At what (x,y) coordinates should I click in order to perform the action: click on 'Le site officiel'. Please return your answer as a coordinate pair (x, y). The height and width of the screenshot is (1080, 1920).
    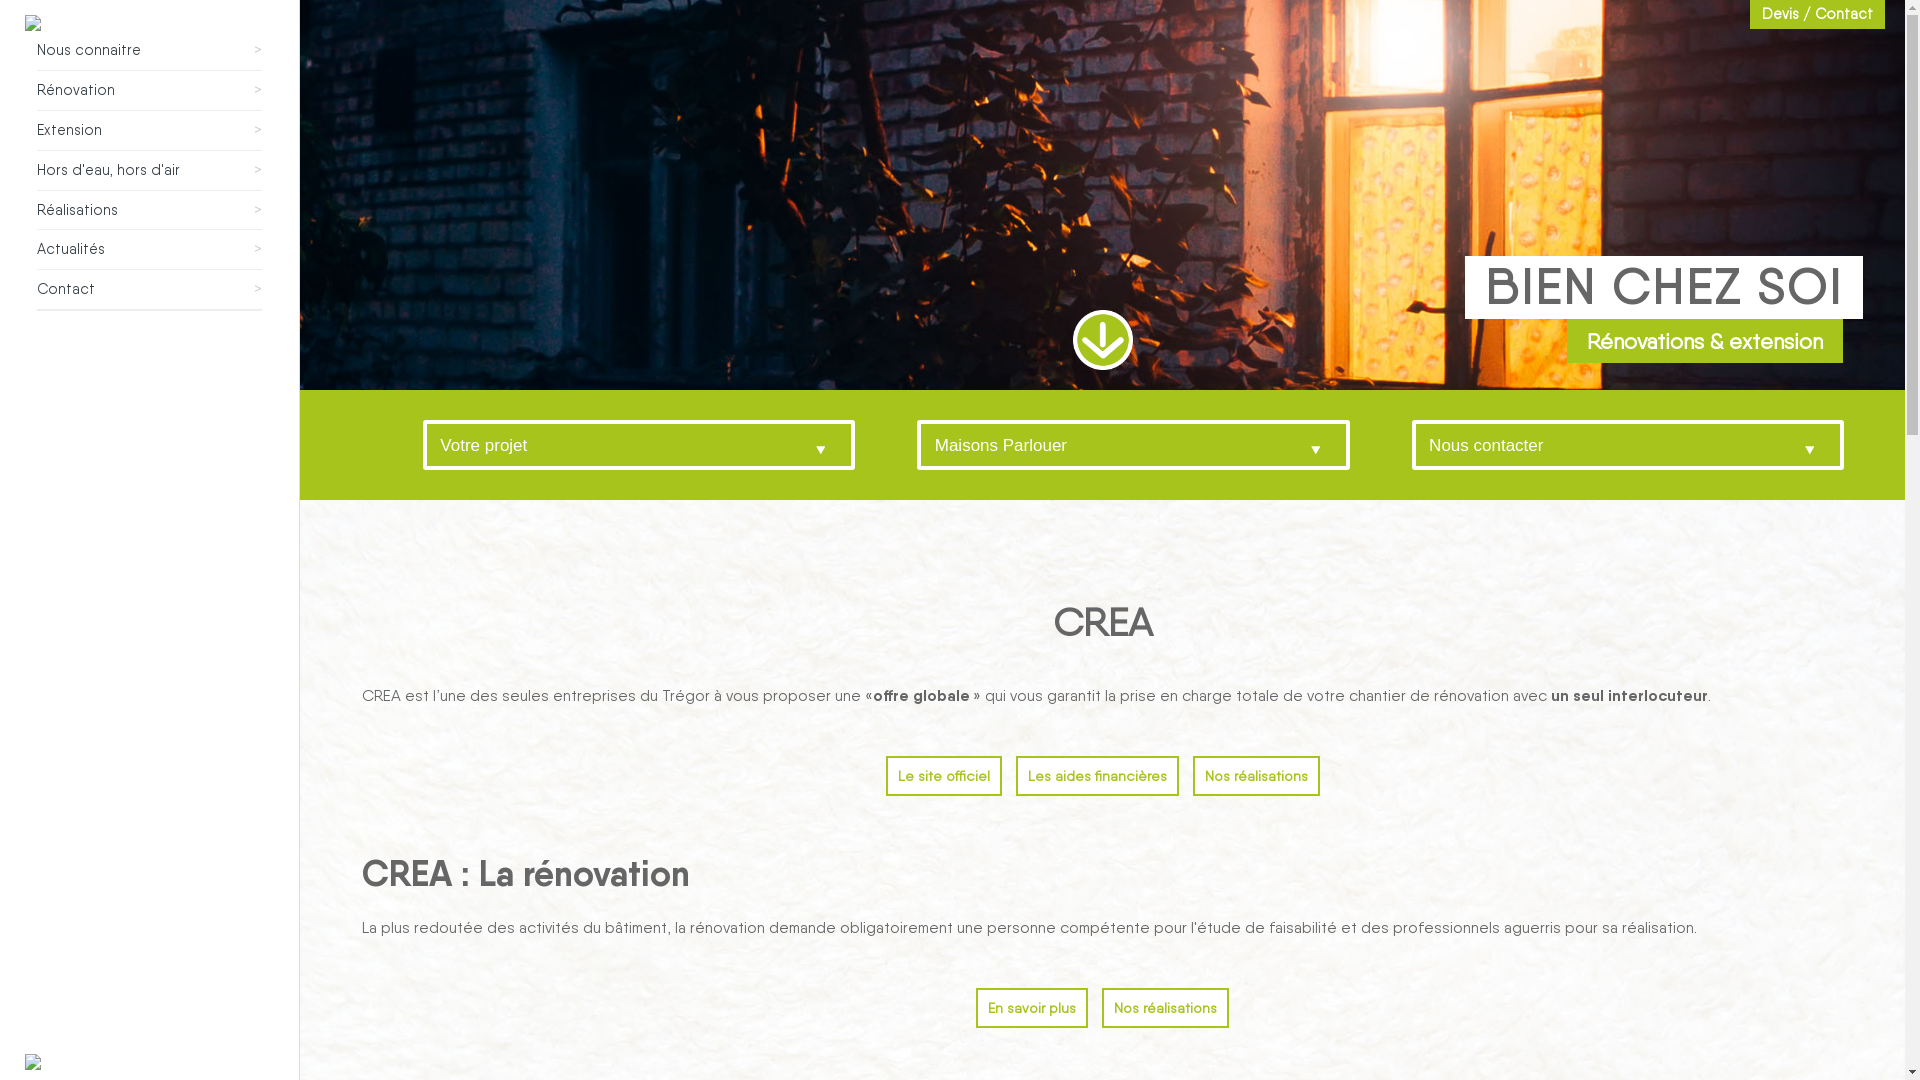
    Looking at the image, I should click on (943, 774).